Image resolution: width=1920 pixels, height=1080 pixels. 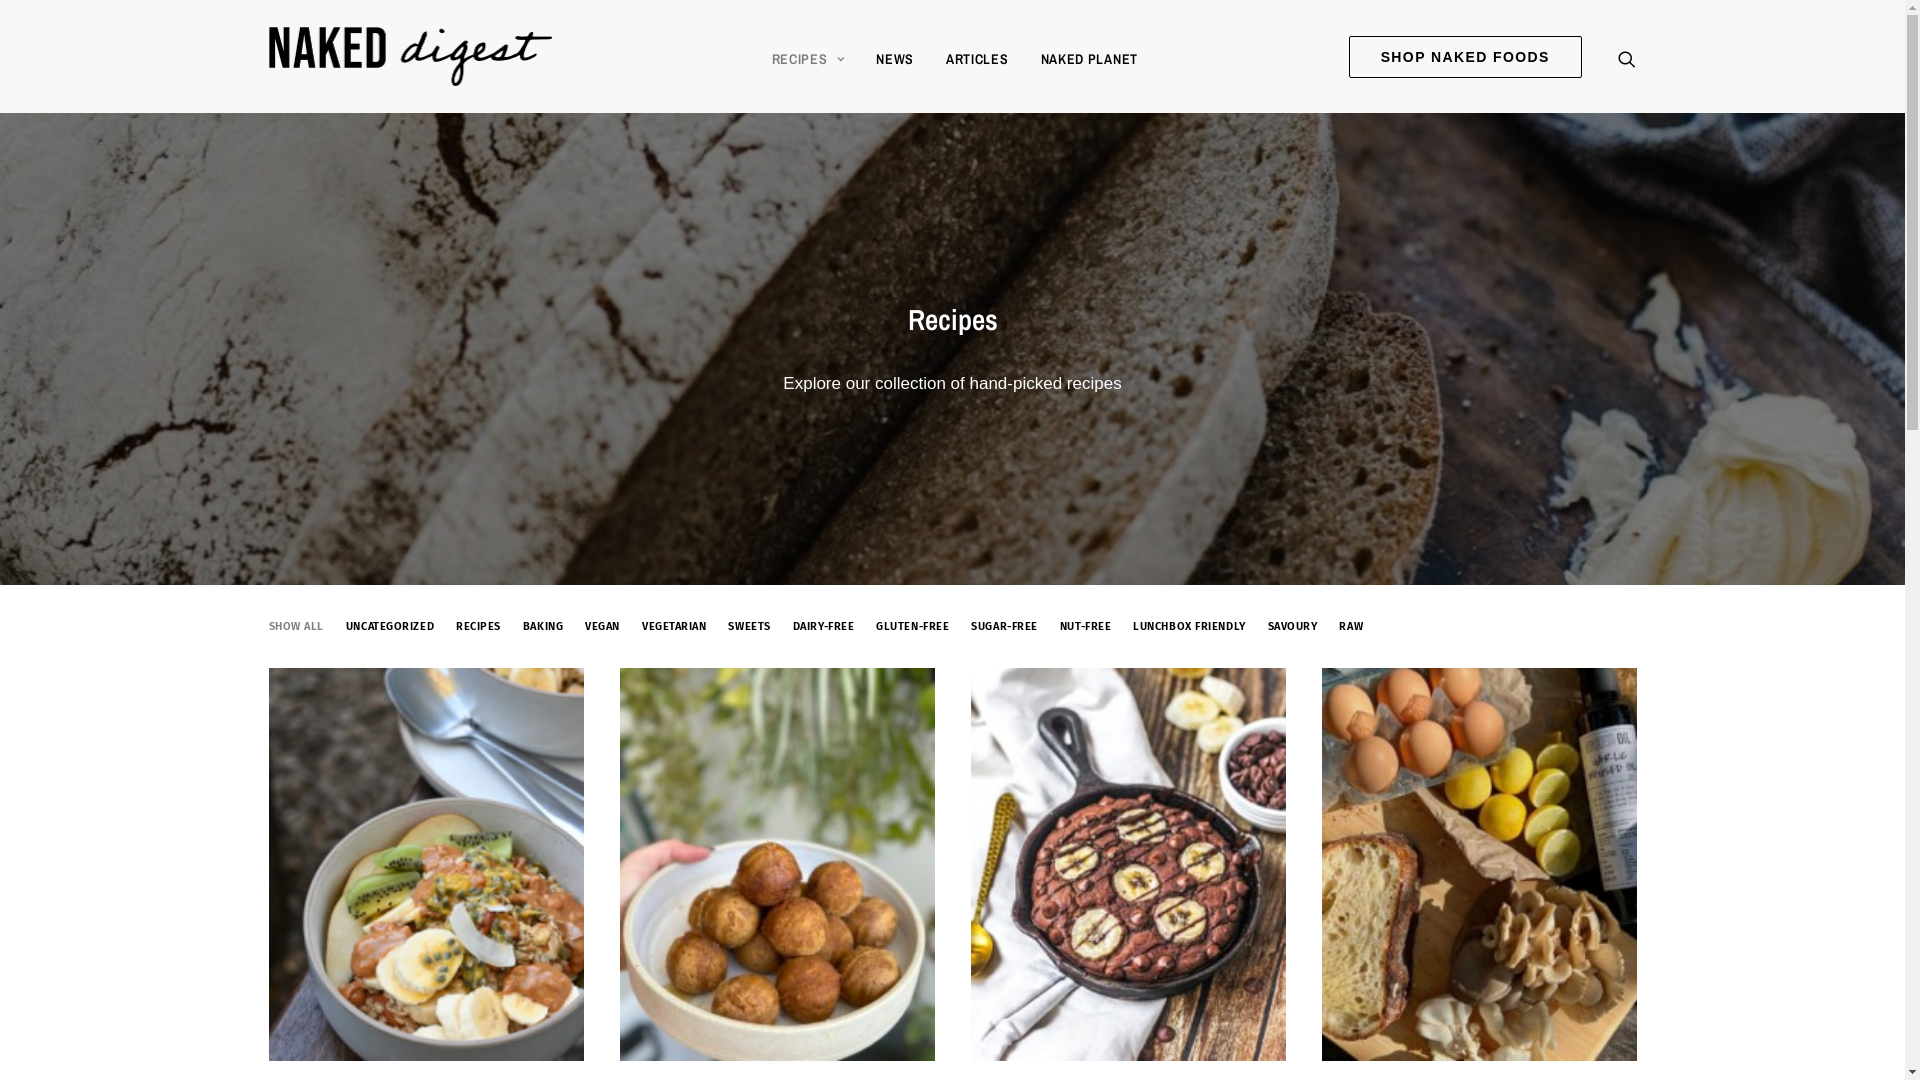 I want to click on 'ARTICLES', so click(x=930, y=55).